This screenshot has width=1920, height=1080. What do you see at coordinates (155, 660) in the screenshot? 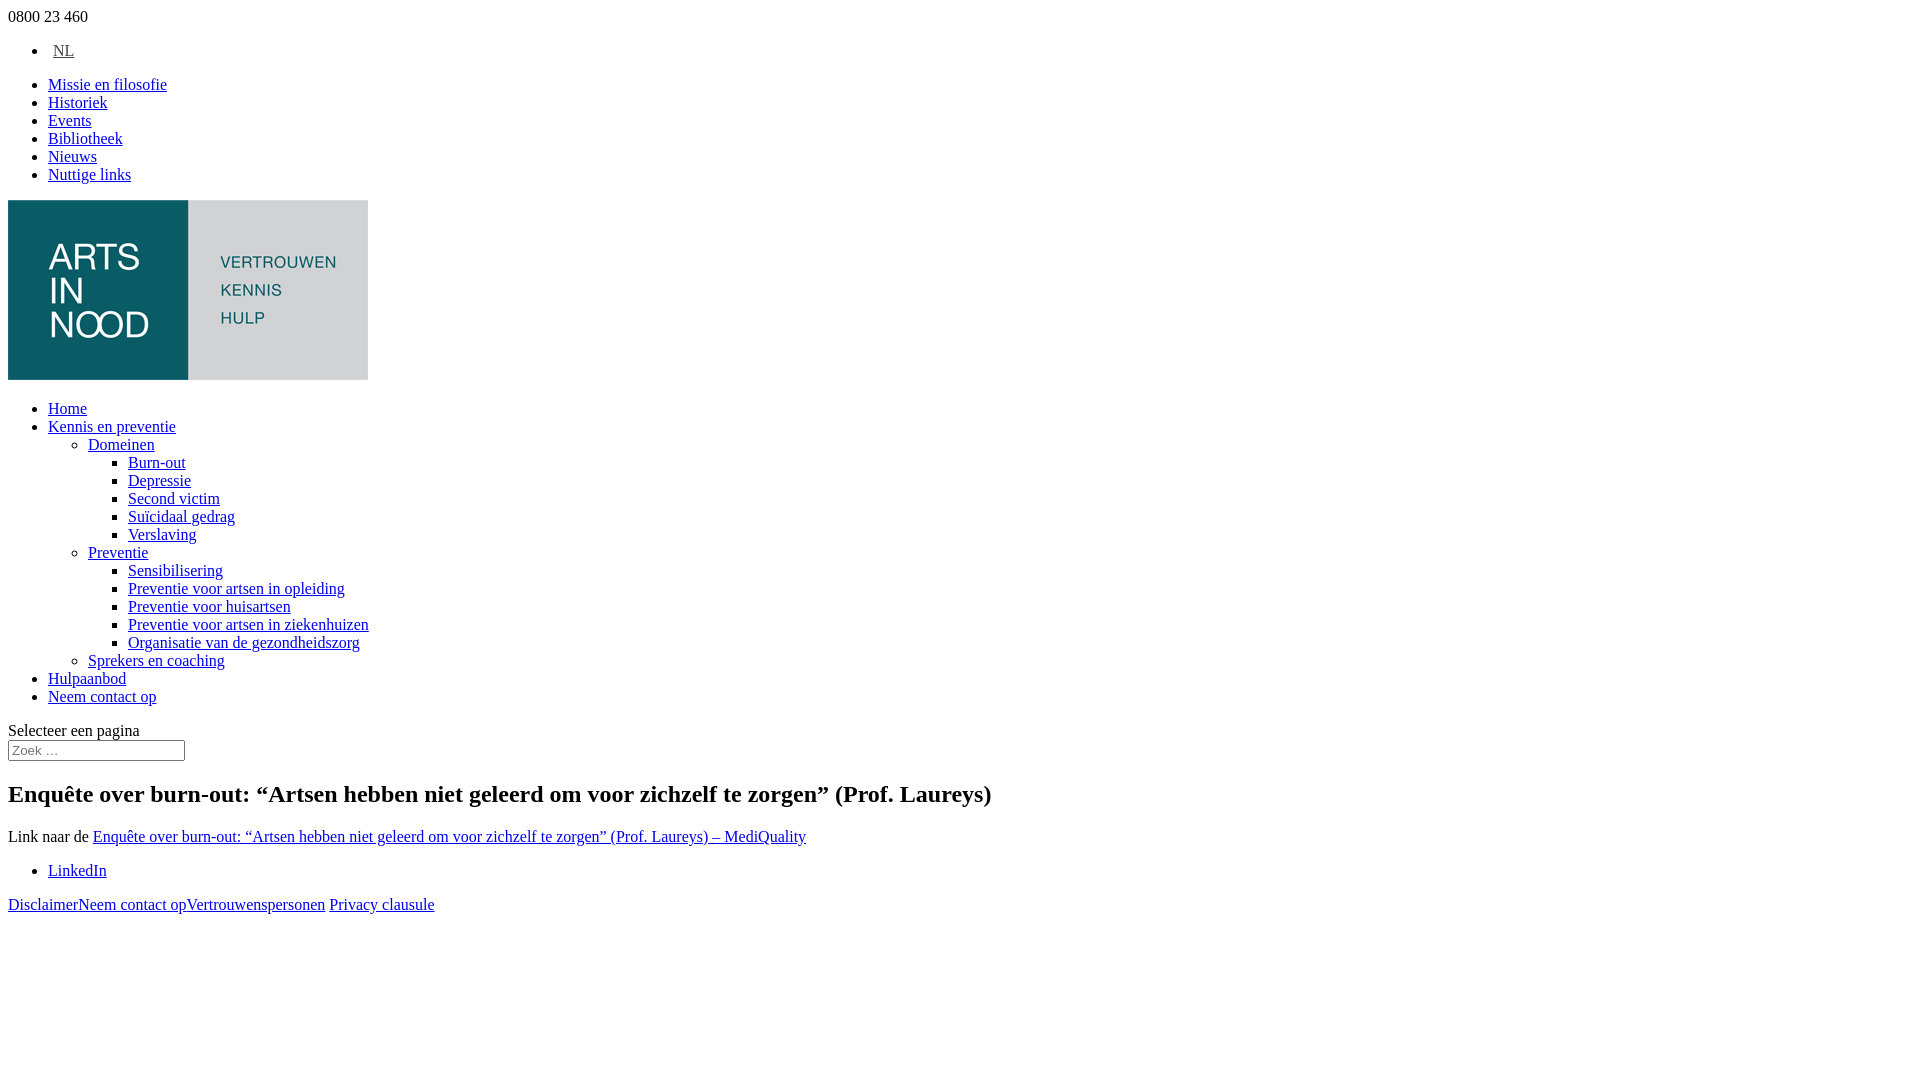
I see `'Sprekers en coaching'` at bounding box center [155, 660].